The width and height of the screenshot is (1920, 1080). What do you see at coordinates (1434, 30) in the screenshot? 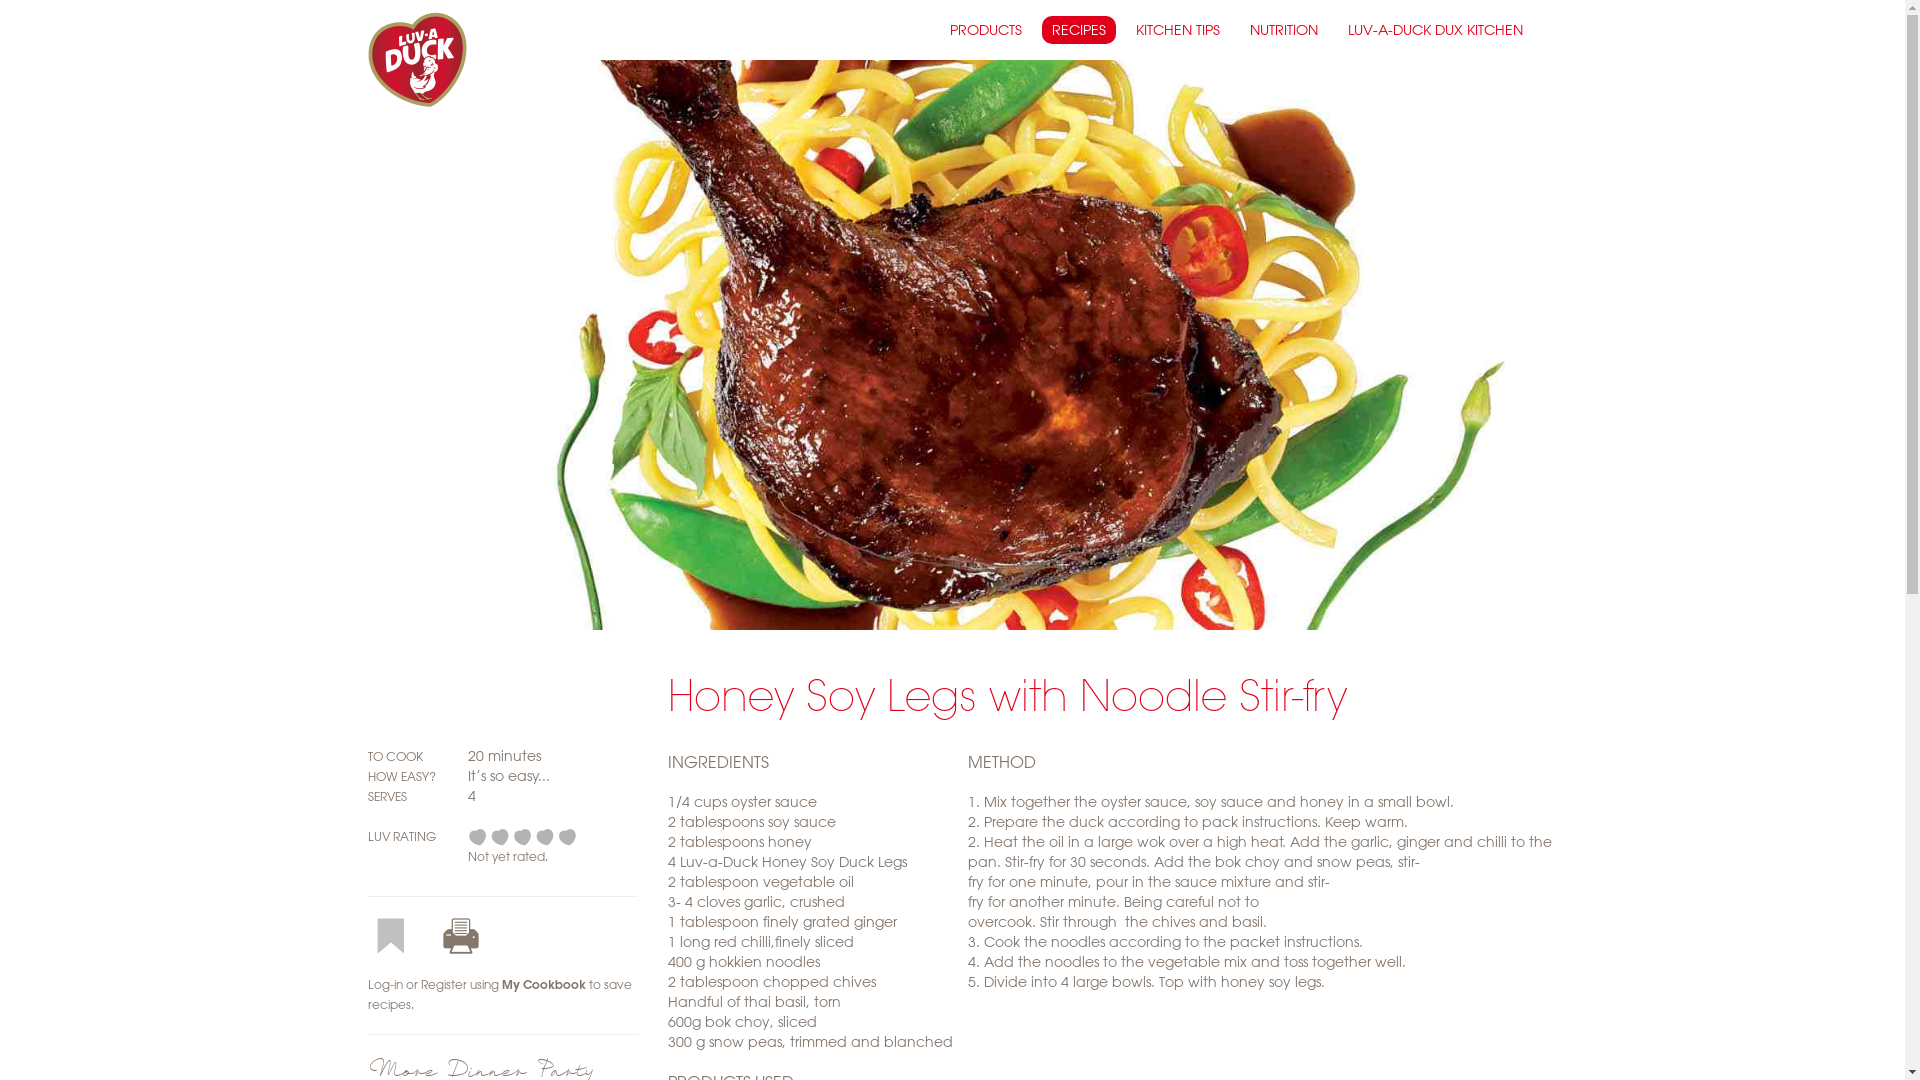
I see `'LUV-A-DUCK DUX KITCHEN'` at bounding box center [1434, 30].